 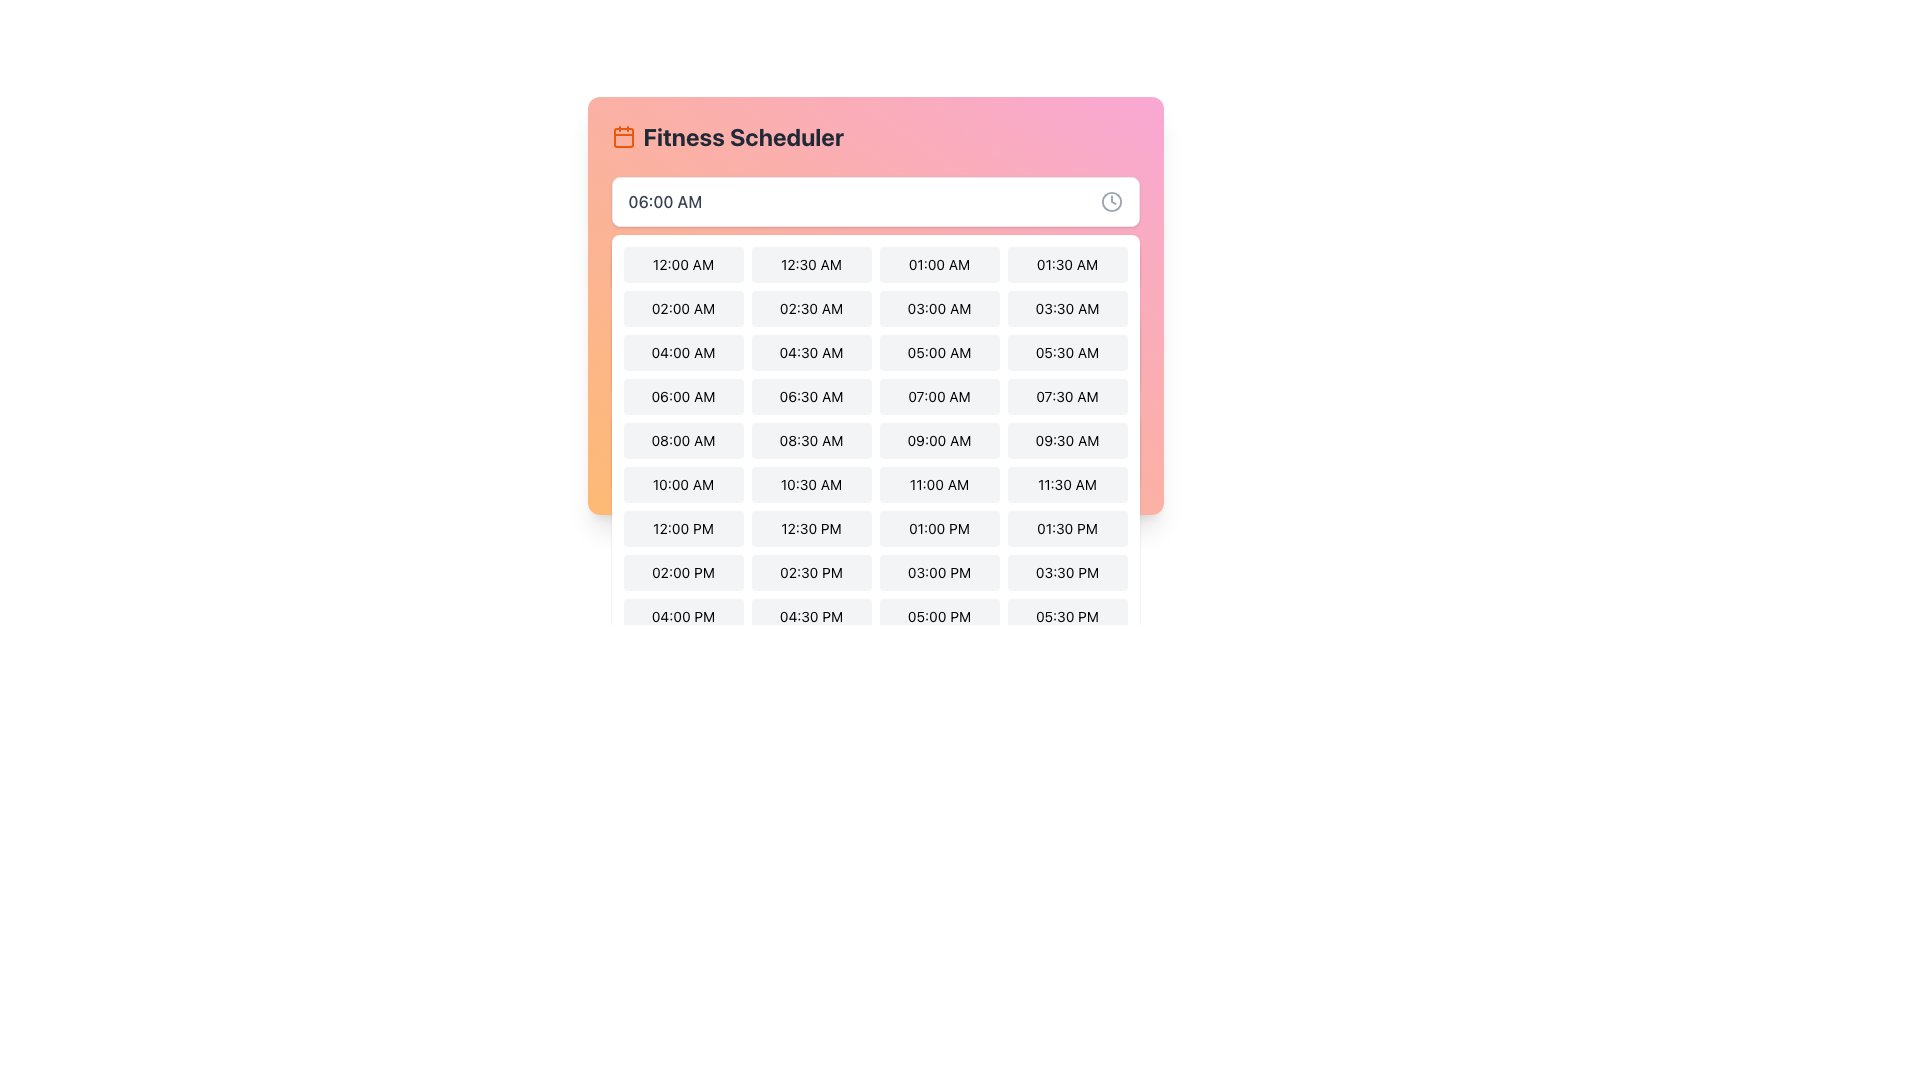 I want to click on the time slot in the grid of selectable options within the 'Fitness Scheduler' panel, so click(x=875, y=402).